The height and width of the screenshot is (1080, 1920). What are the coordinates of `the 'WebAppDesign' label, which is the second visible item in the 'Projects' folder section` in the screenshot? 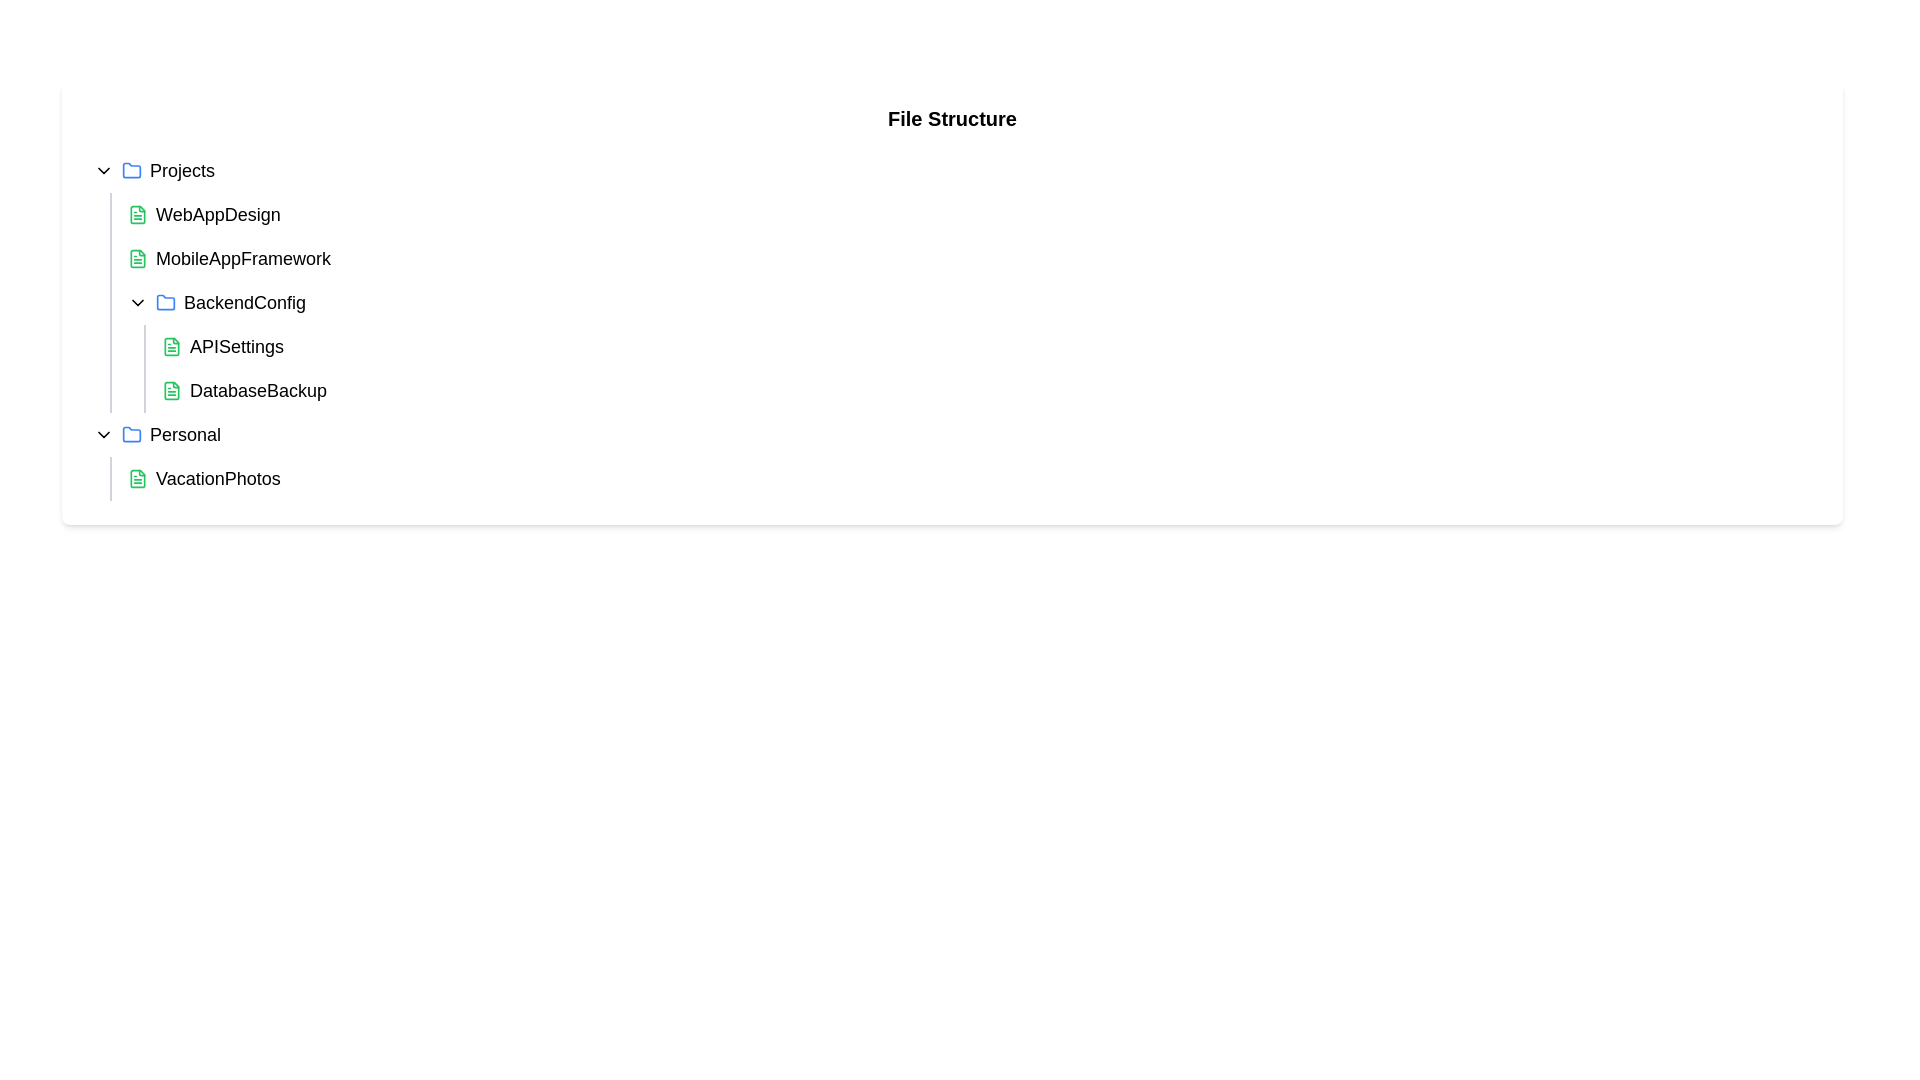 It's located at (218, 215).